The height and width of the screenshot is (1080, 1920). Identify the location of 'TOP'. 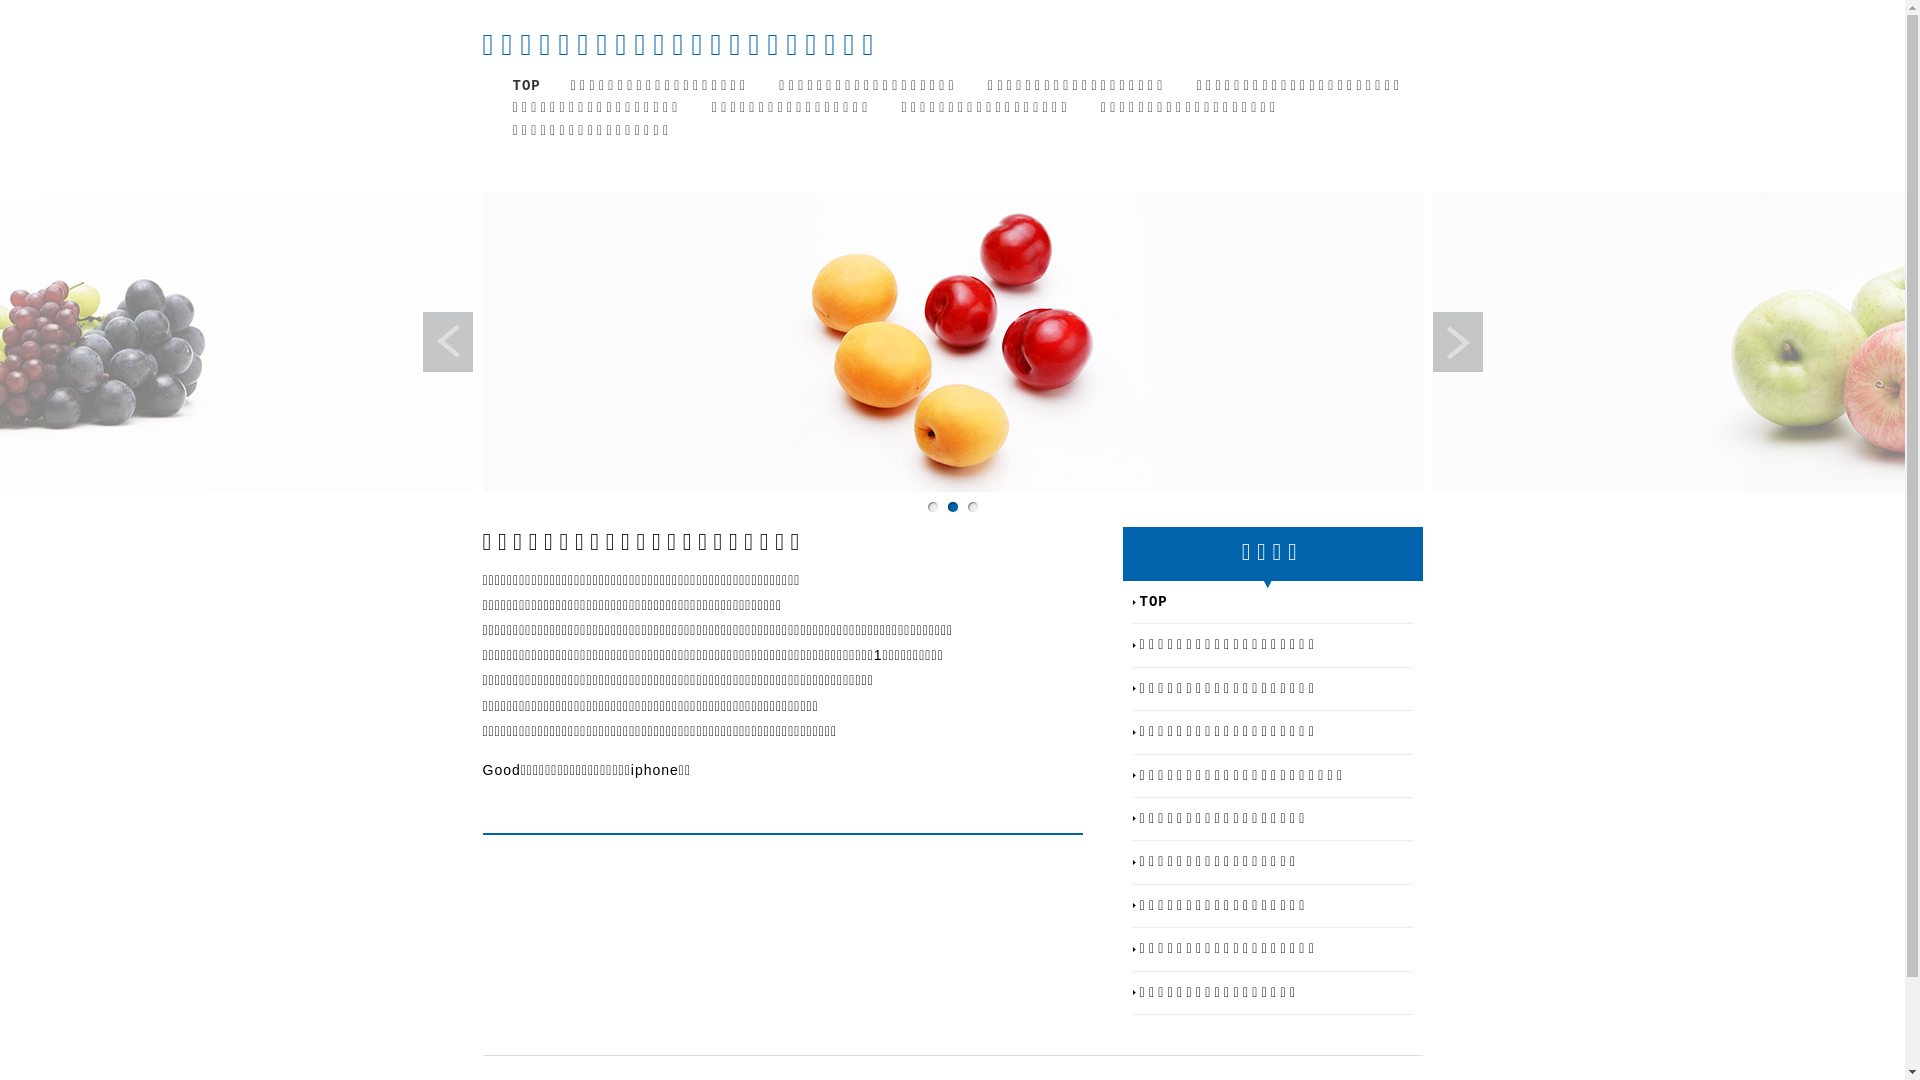
(526, 84).